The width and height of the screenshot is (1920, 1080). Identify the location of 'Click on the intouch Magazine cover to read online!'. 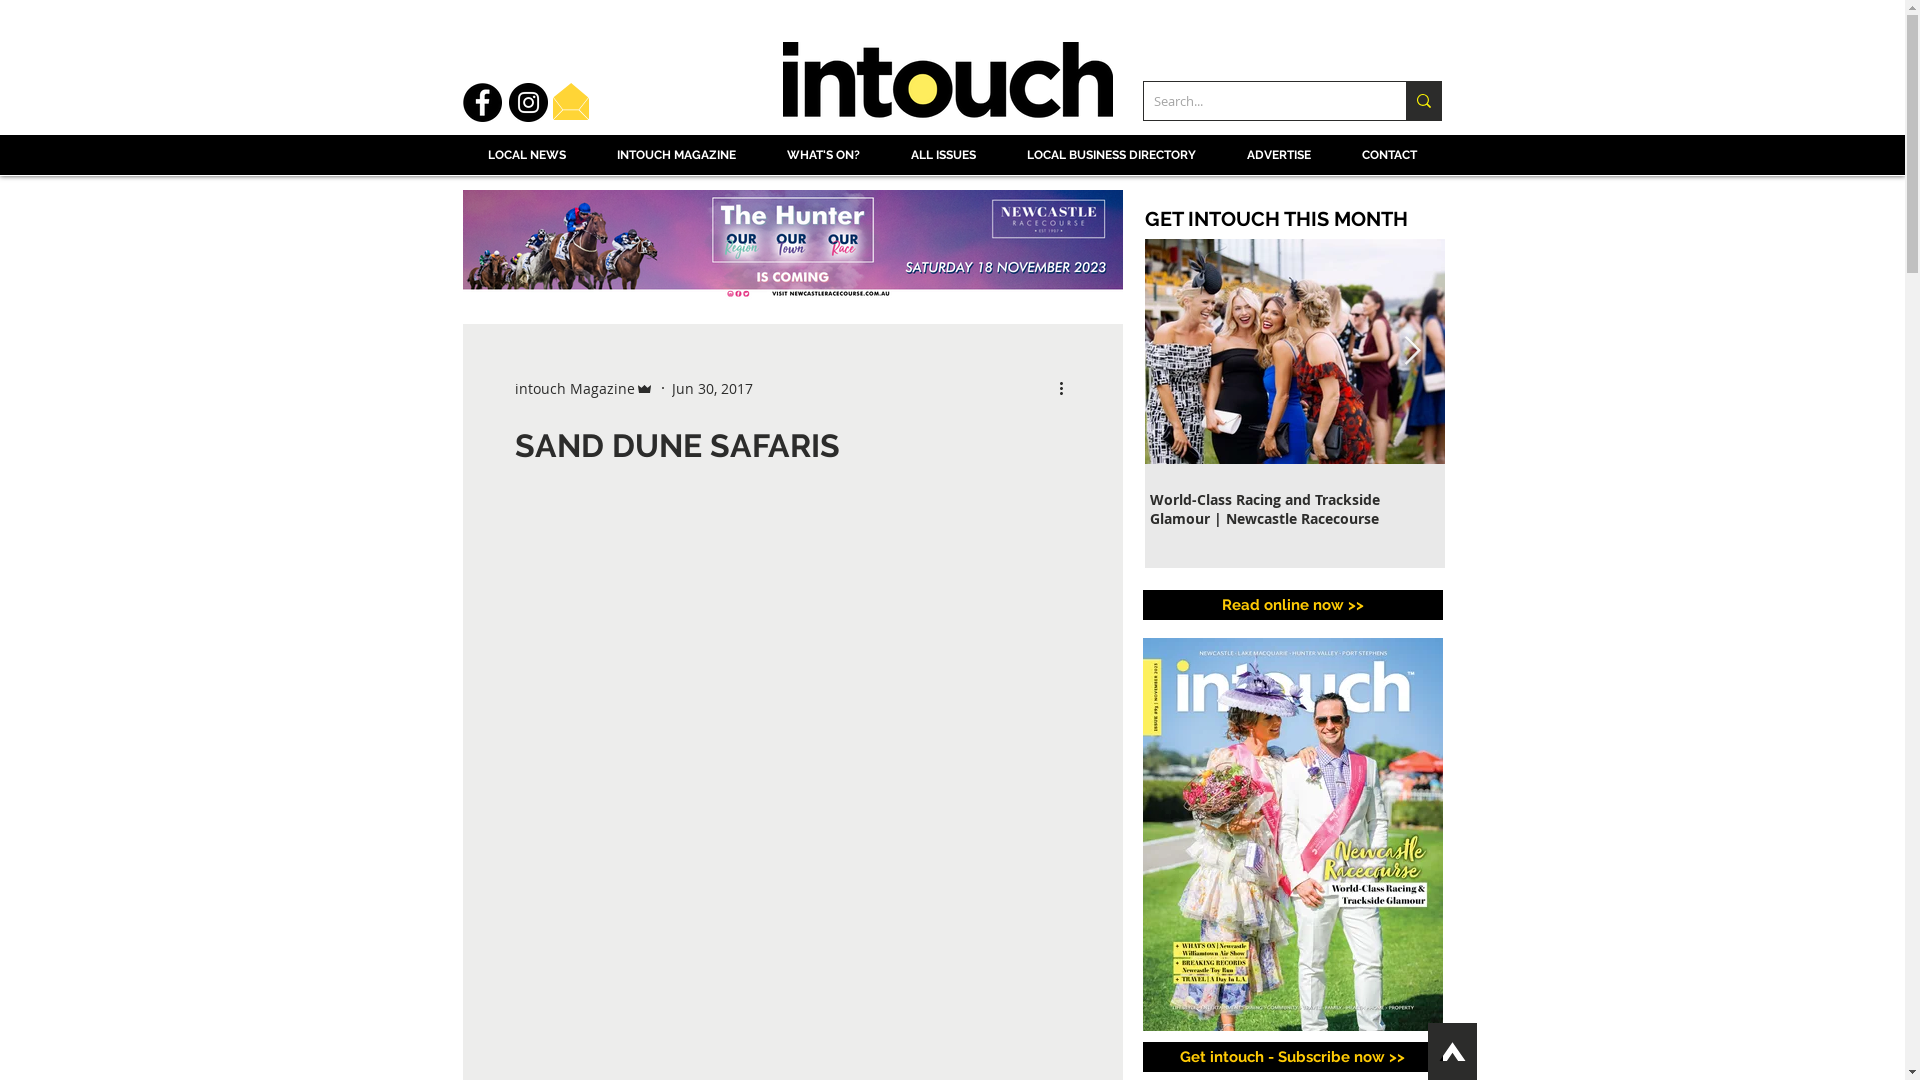
(1291, 833).